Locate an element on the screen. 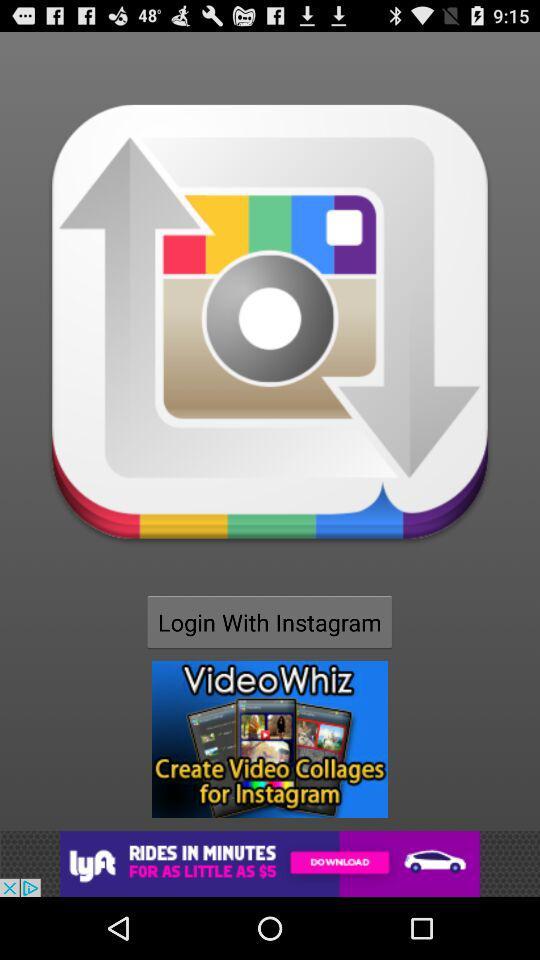  videowhiz site is located at coordinates (270, 738).